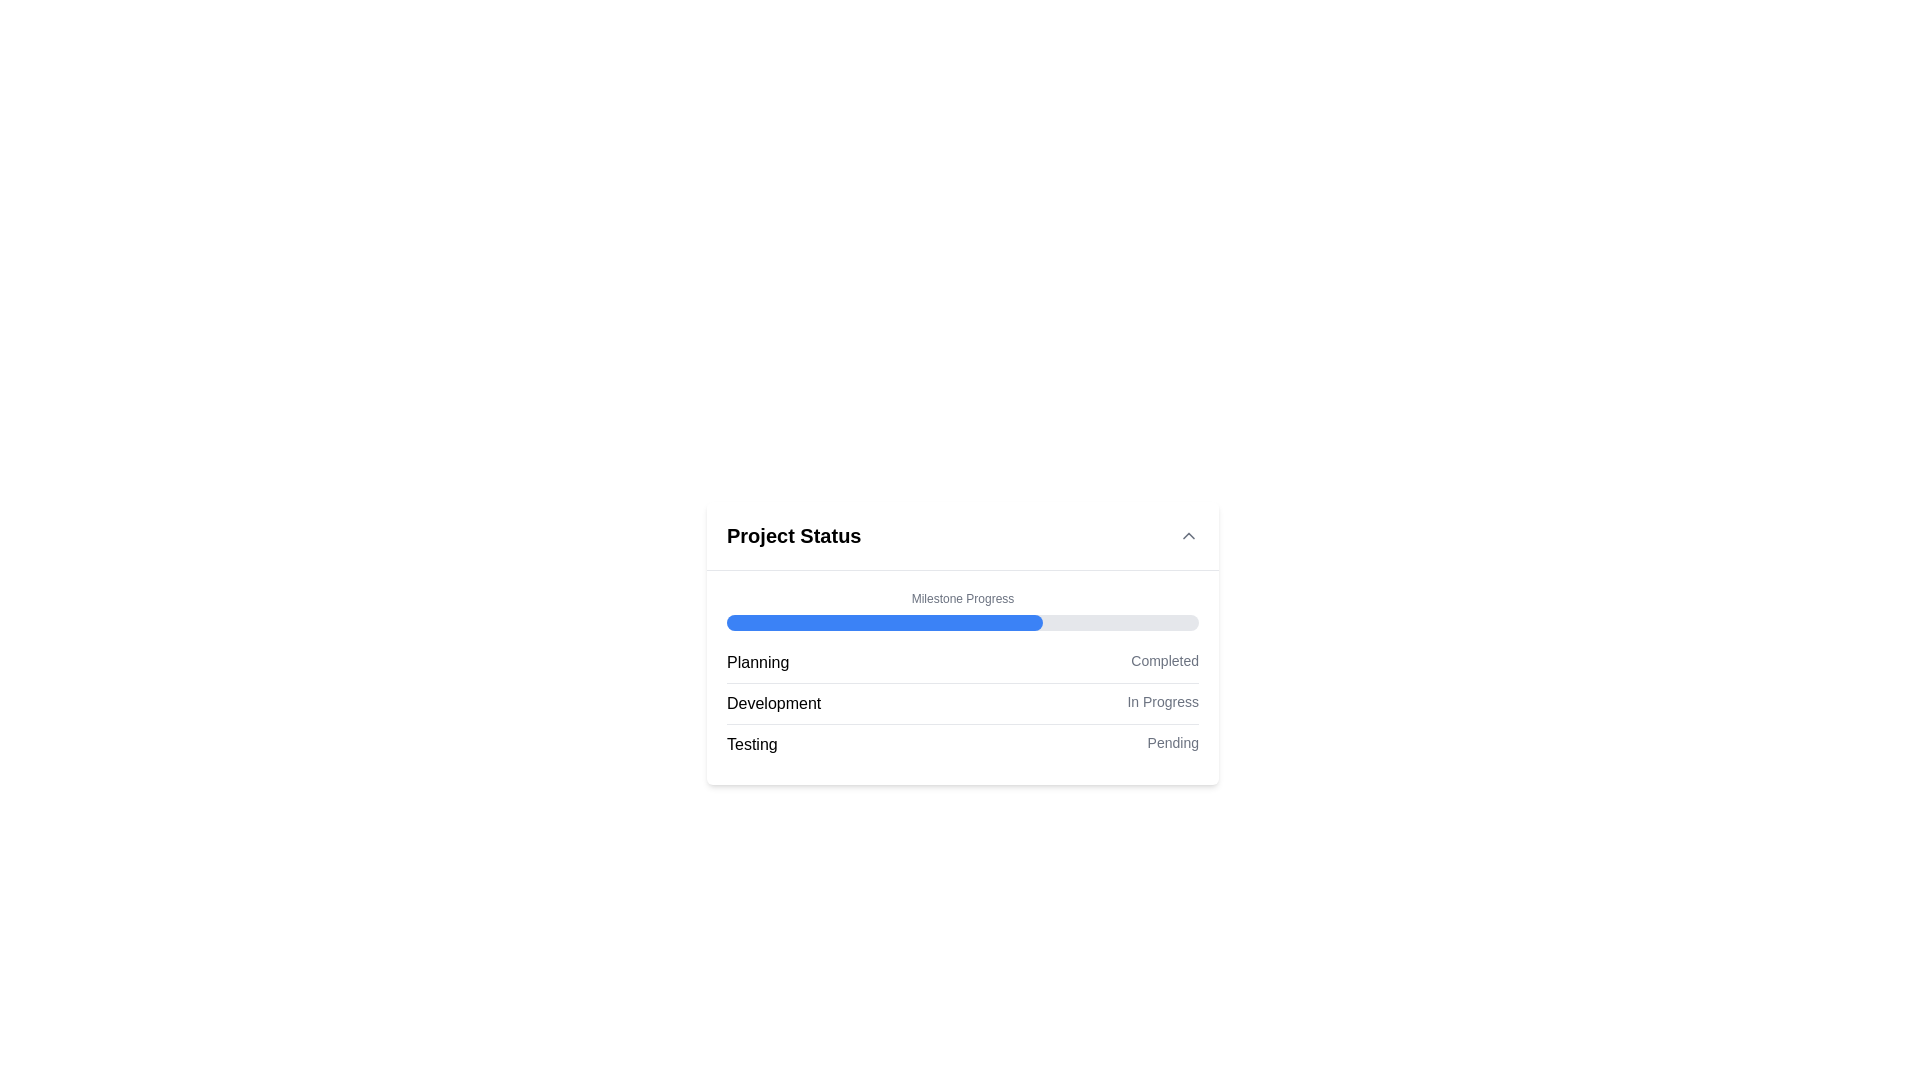 The height and width of the screenshot is (1080, 1920). I want to click on the progress visually by interacting with the progress bar located below the 'Milestone Progress' label in the 'Project Status' section, so click(963, 622).